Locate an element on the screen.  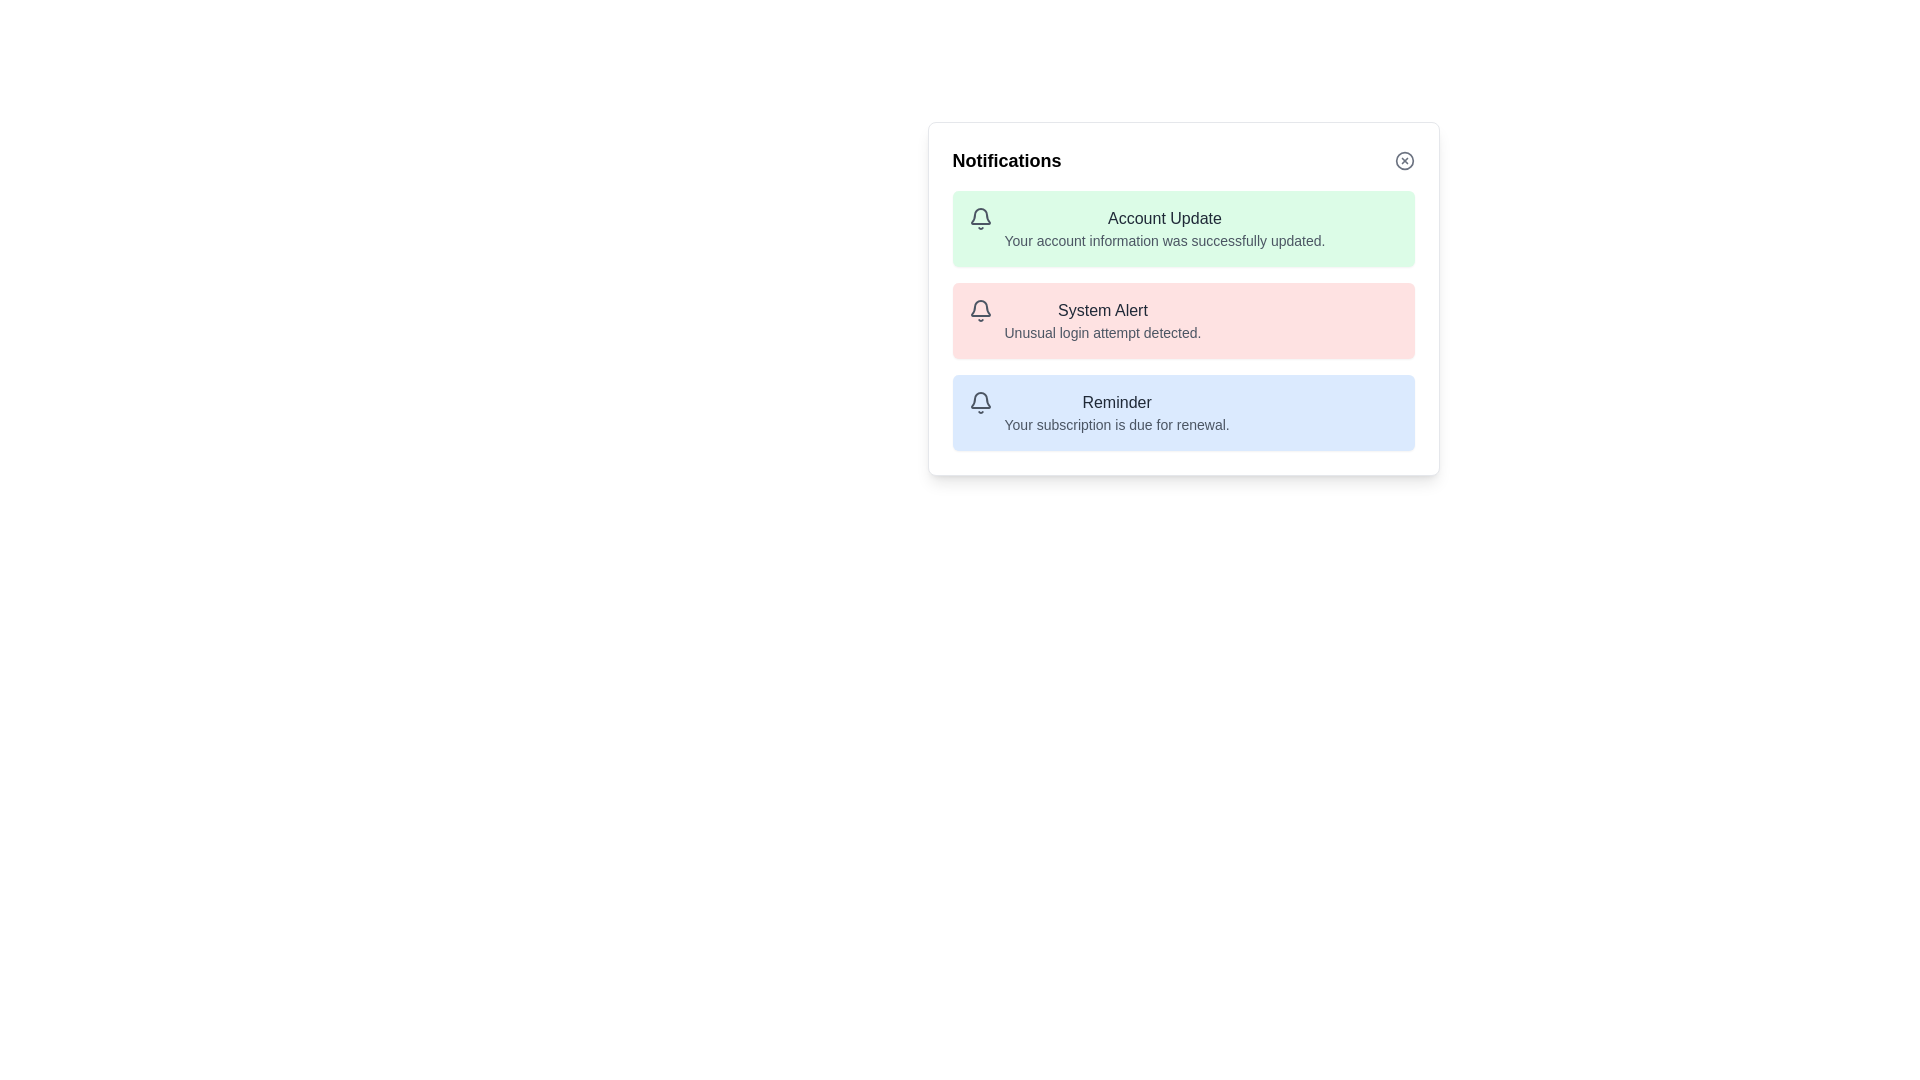
the text label that provides additional details about the 'System Alert' notification, which is the second notification block in a vertical stack of three notifications with a pink background is located at coordinates (1102, 331).